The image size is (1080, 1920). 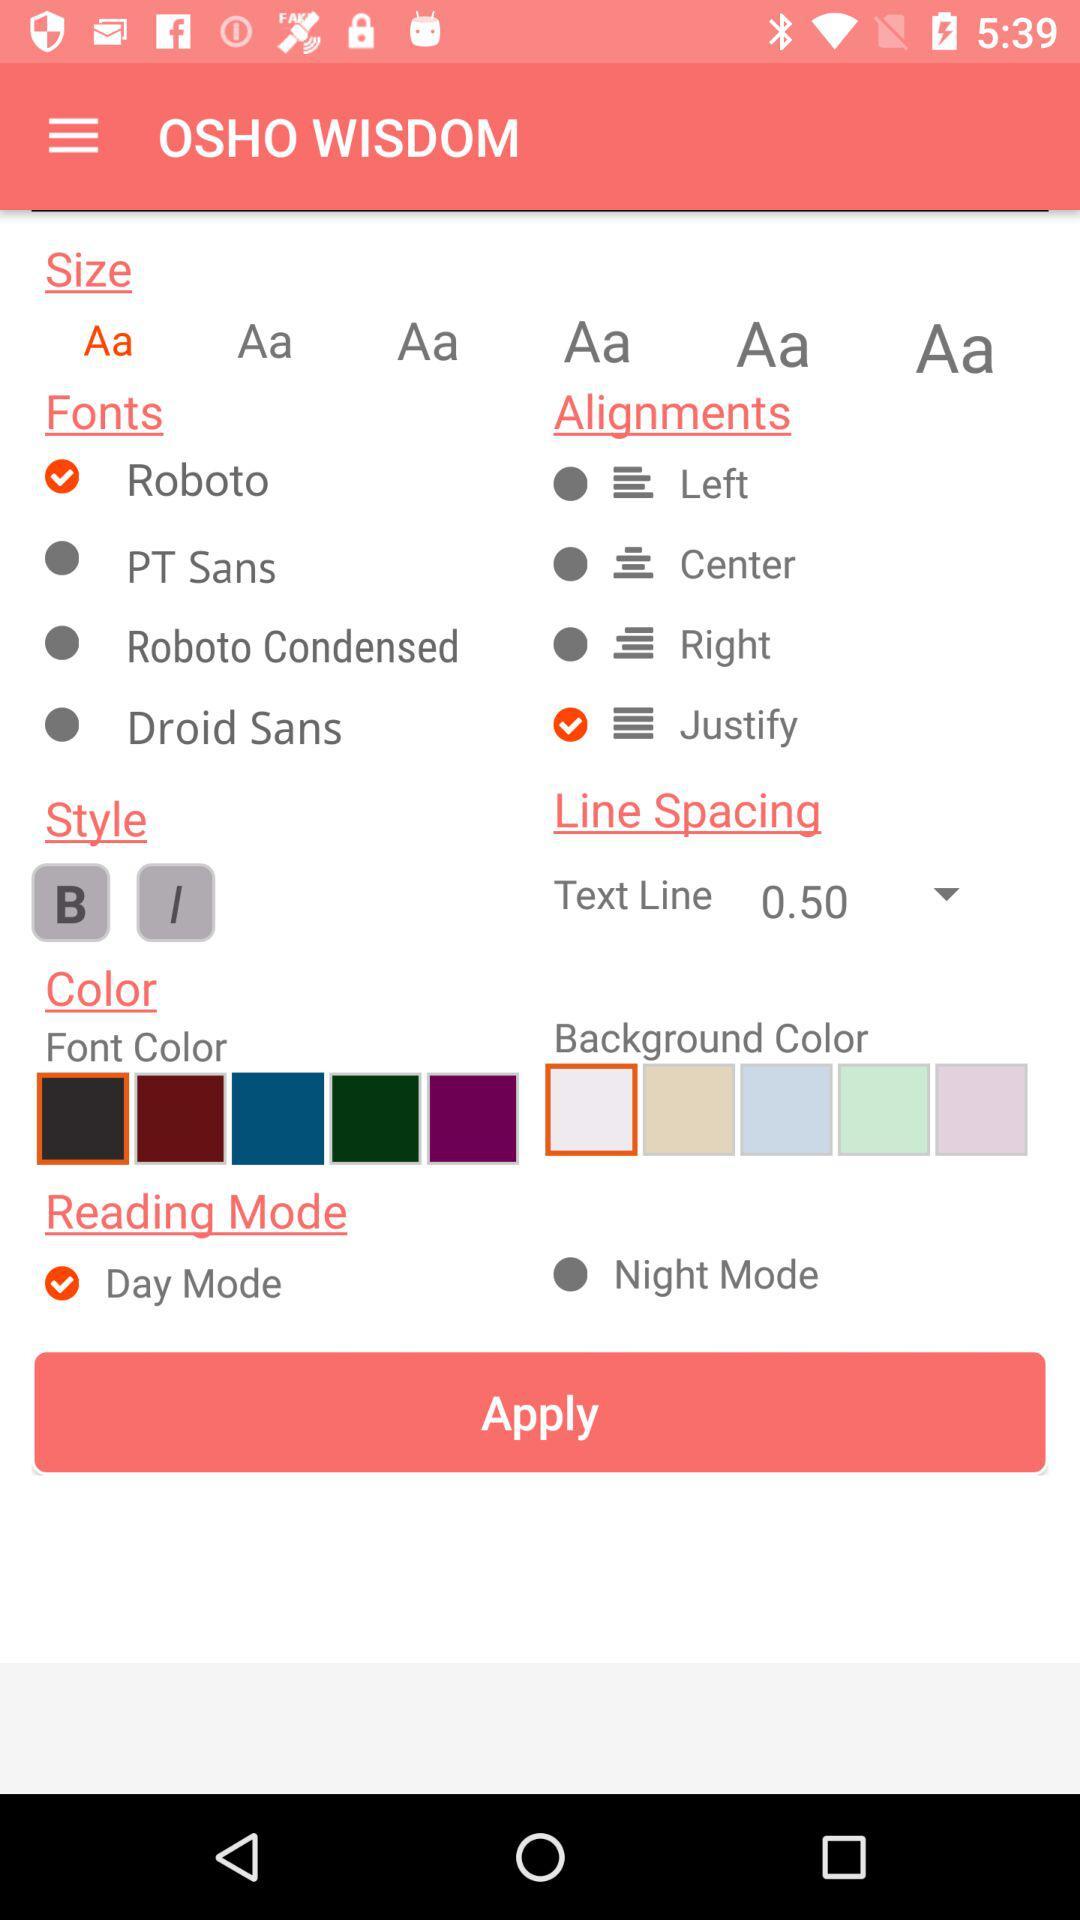 What do you see at coordinates (375, 1117) in the screenshot?
I see `choose the green font color` at bounding box center [375, 1117].